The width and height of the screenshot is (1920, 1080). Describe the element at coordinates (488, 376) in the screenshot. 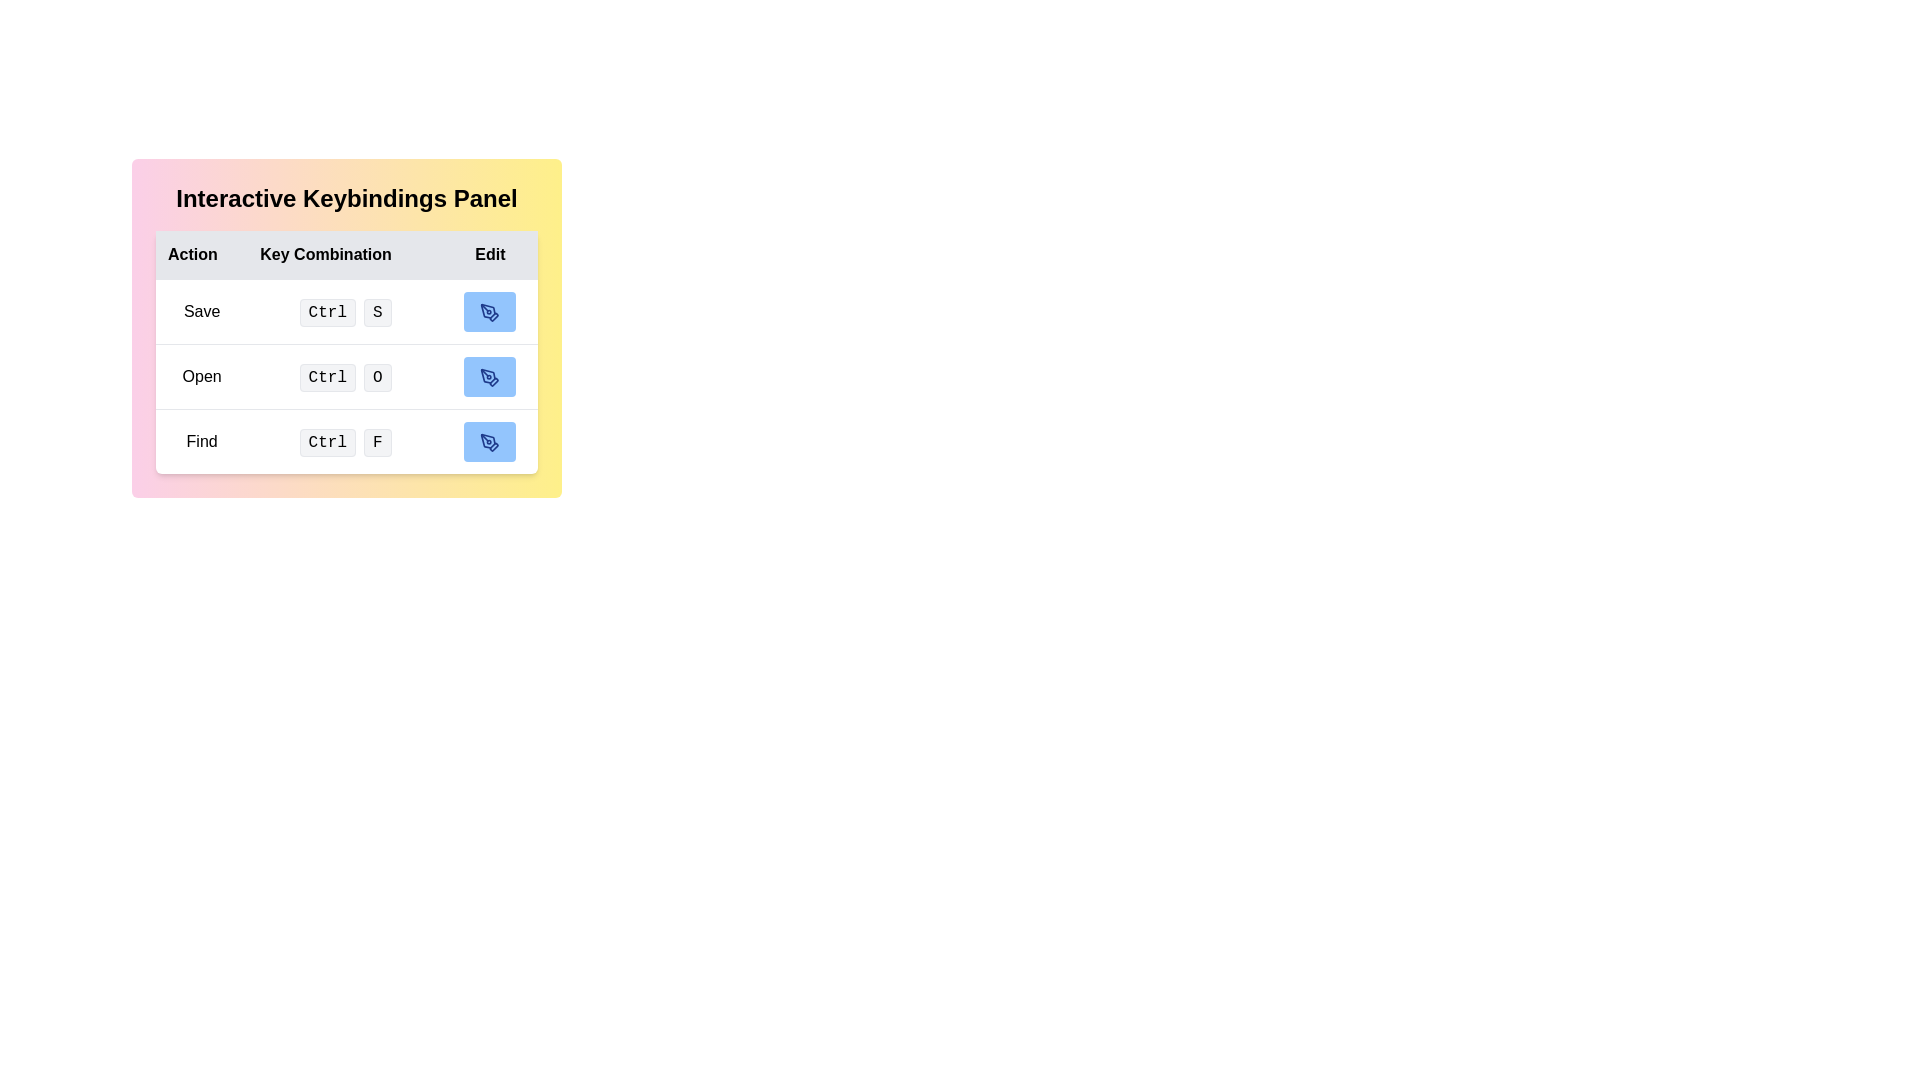

I see `details of the SVG representation associated with the 'Open' command action, located in the second segment of the 'Edit' column in the second row of the 'Interactive Keybindings Panel'` at that location.